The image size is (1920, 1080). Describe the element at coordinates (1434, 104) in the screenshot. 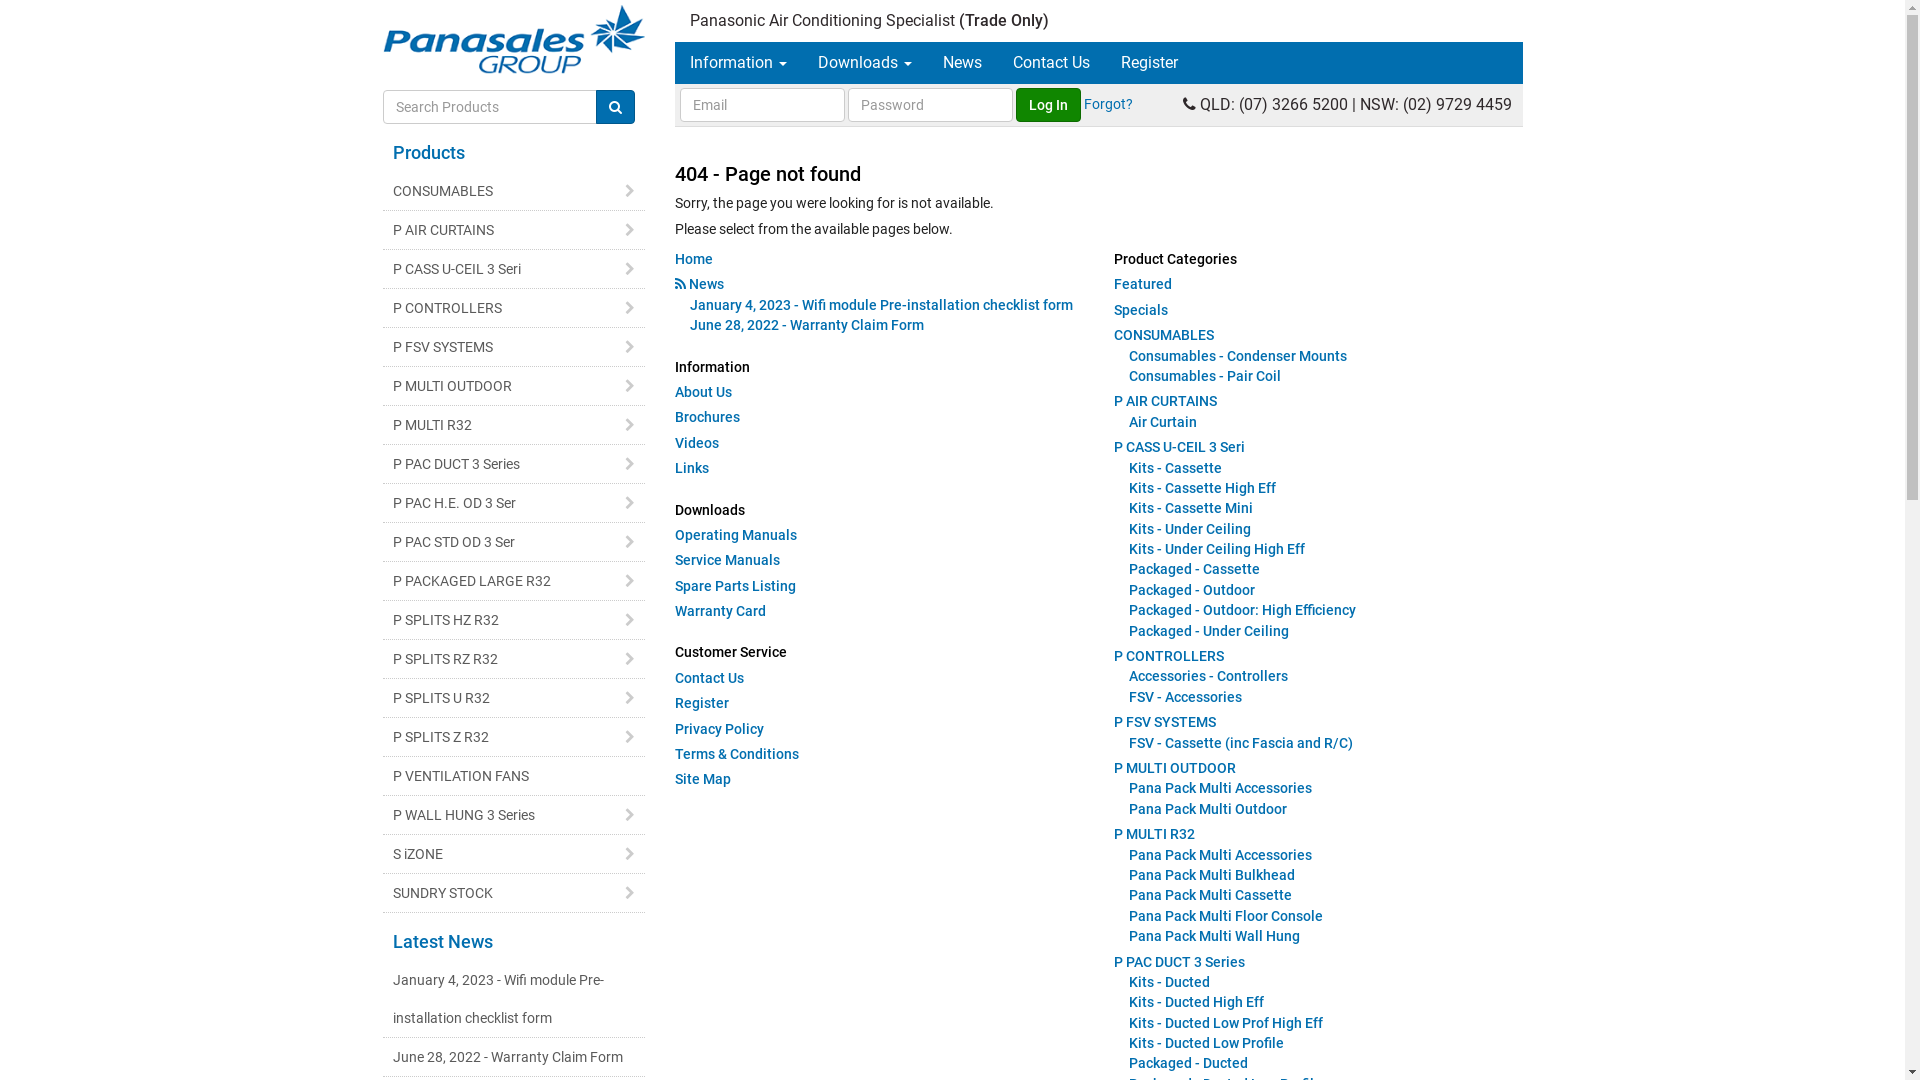

I see `'NSW: (02) 9729 4459'` at that location.